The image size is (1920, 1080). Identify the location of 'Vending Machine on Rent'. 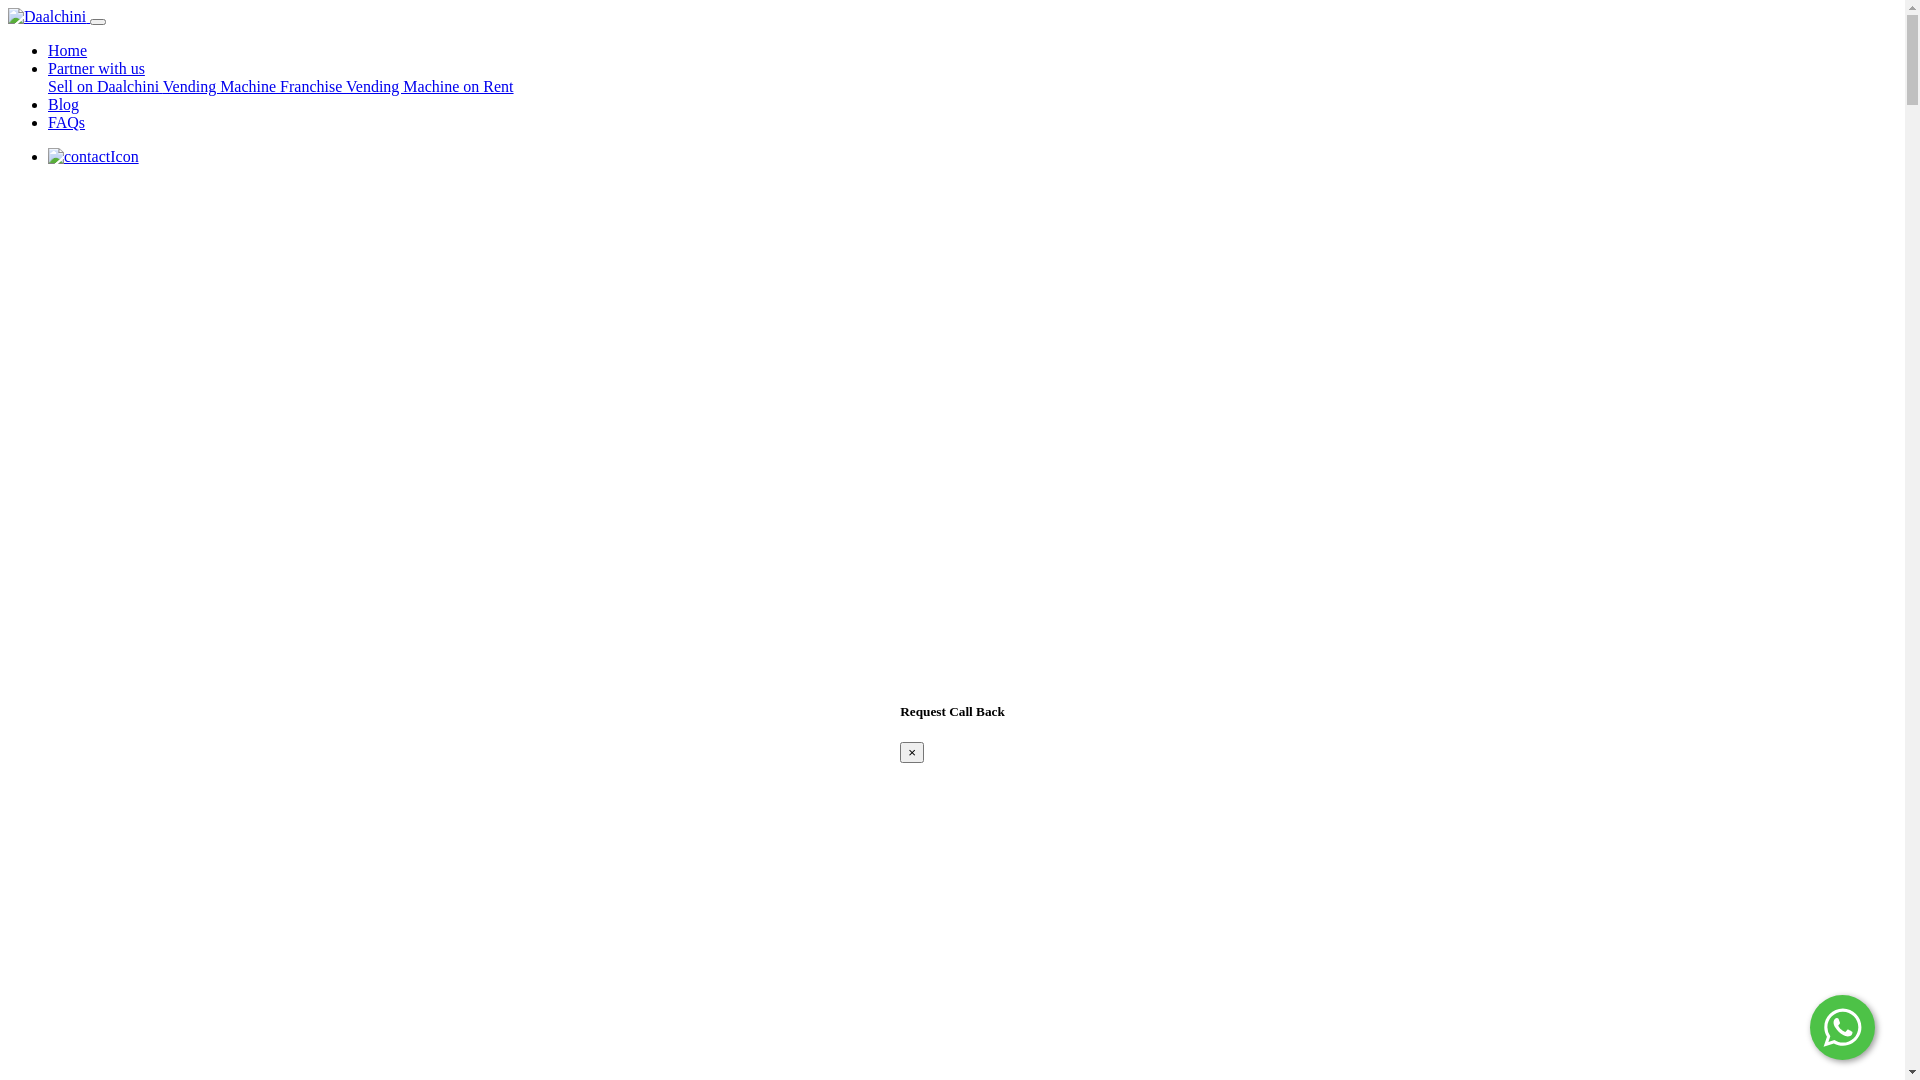
(429, 85).